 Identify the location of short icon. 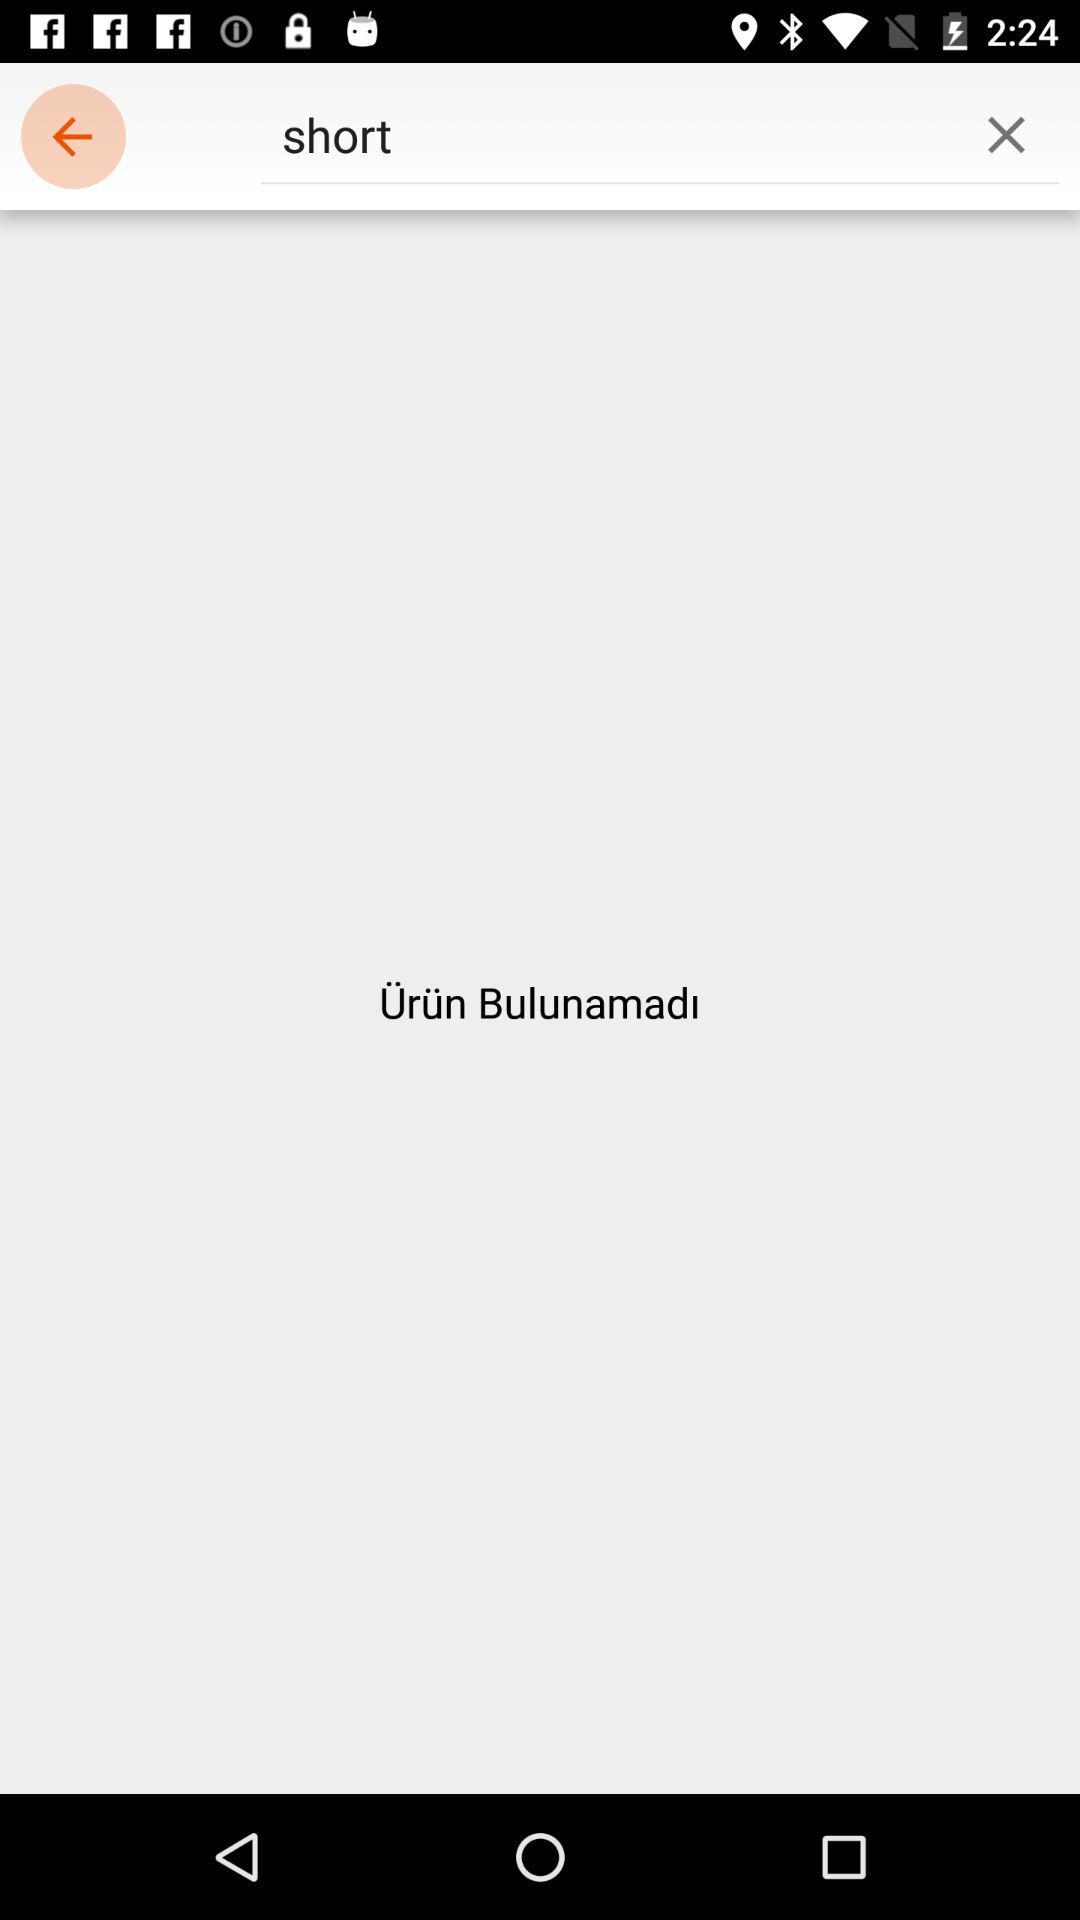
(606, 133).